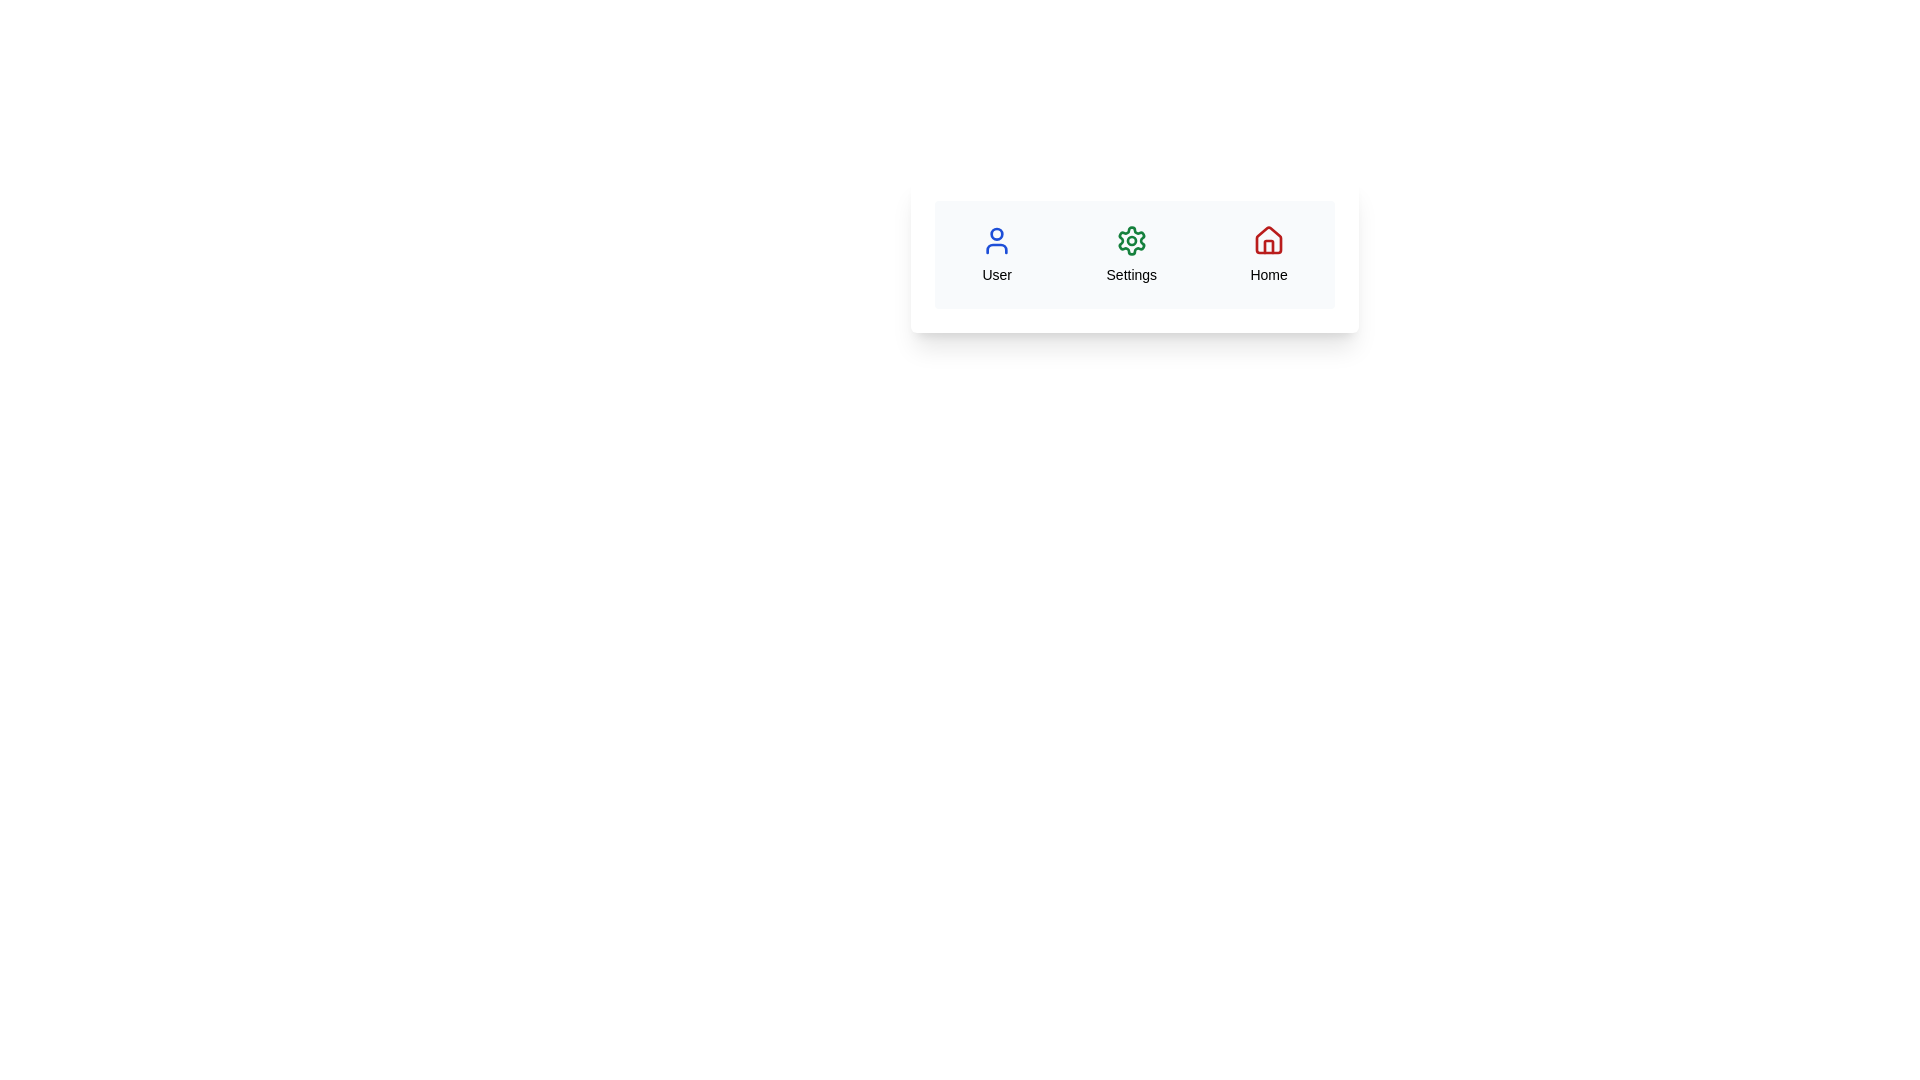 This screenshot has height=1080, width=1920. Describe the element at coordinates (997, 239) in the screenshot. I see `the blue user profile SVG icon located in the first card labeled 'User' above the text 'User'` at that location.